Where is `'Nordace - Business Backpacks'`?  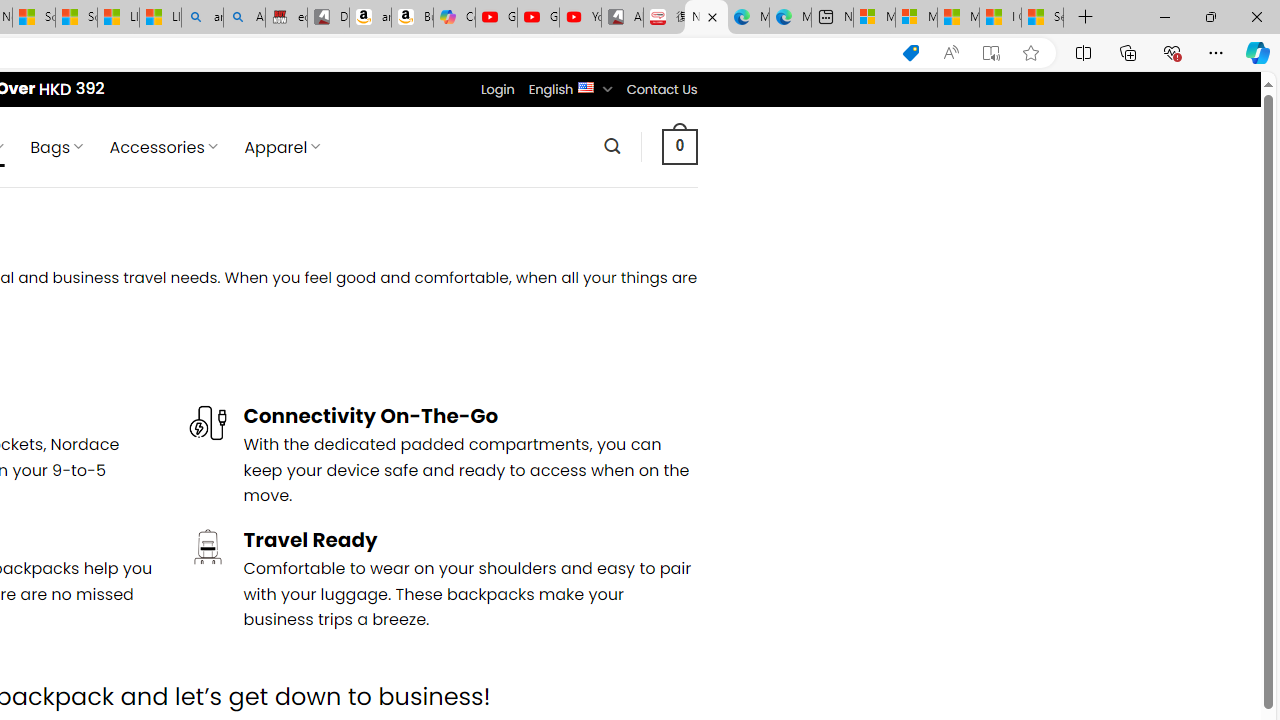
'Nordace - Business Backpacks' is located at coordinates (706, 17).